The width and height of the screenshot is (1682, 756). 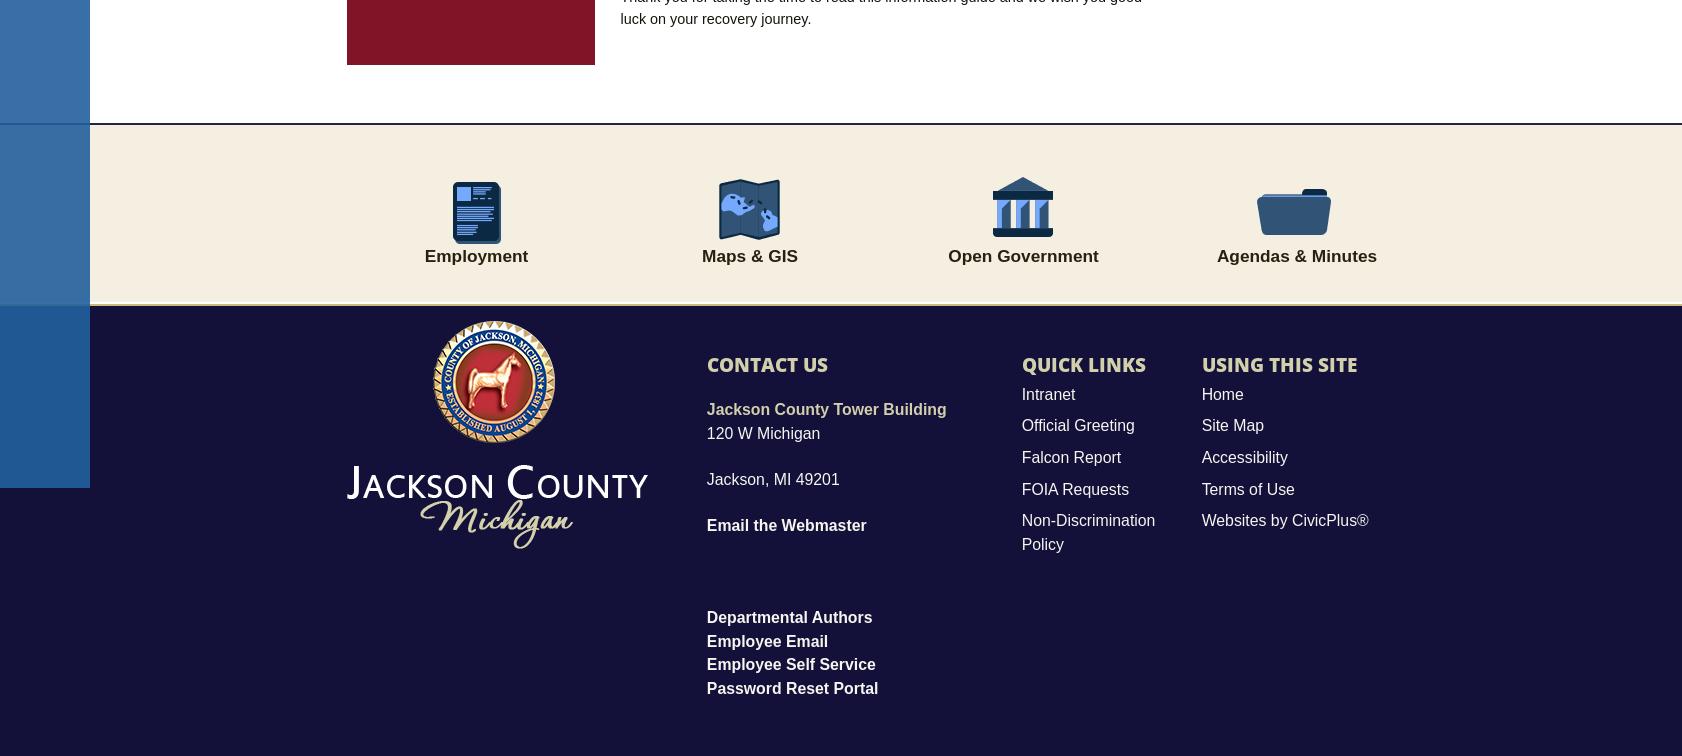 I want to click on 'Email the Webmaster', so click(x=785, y=525).